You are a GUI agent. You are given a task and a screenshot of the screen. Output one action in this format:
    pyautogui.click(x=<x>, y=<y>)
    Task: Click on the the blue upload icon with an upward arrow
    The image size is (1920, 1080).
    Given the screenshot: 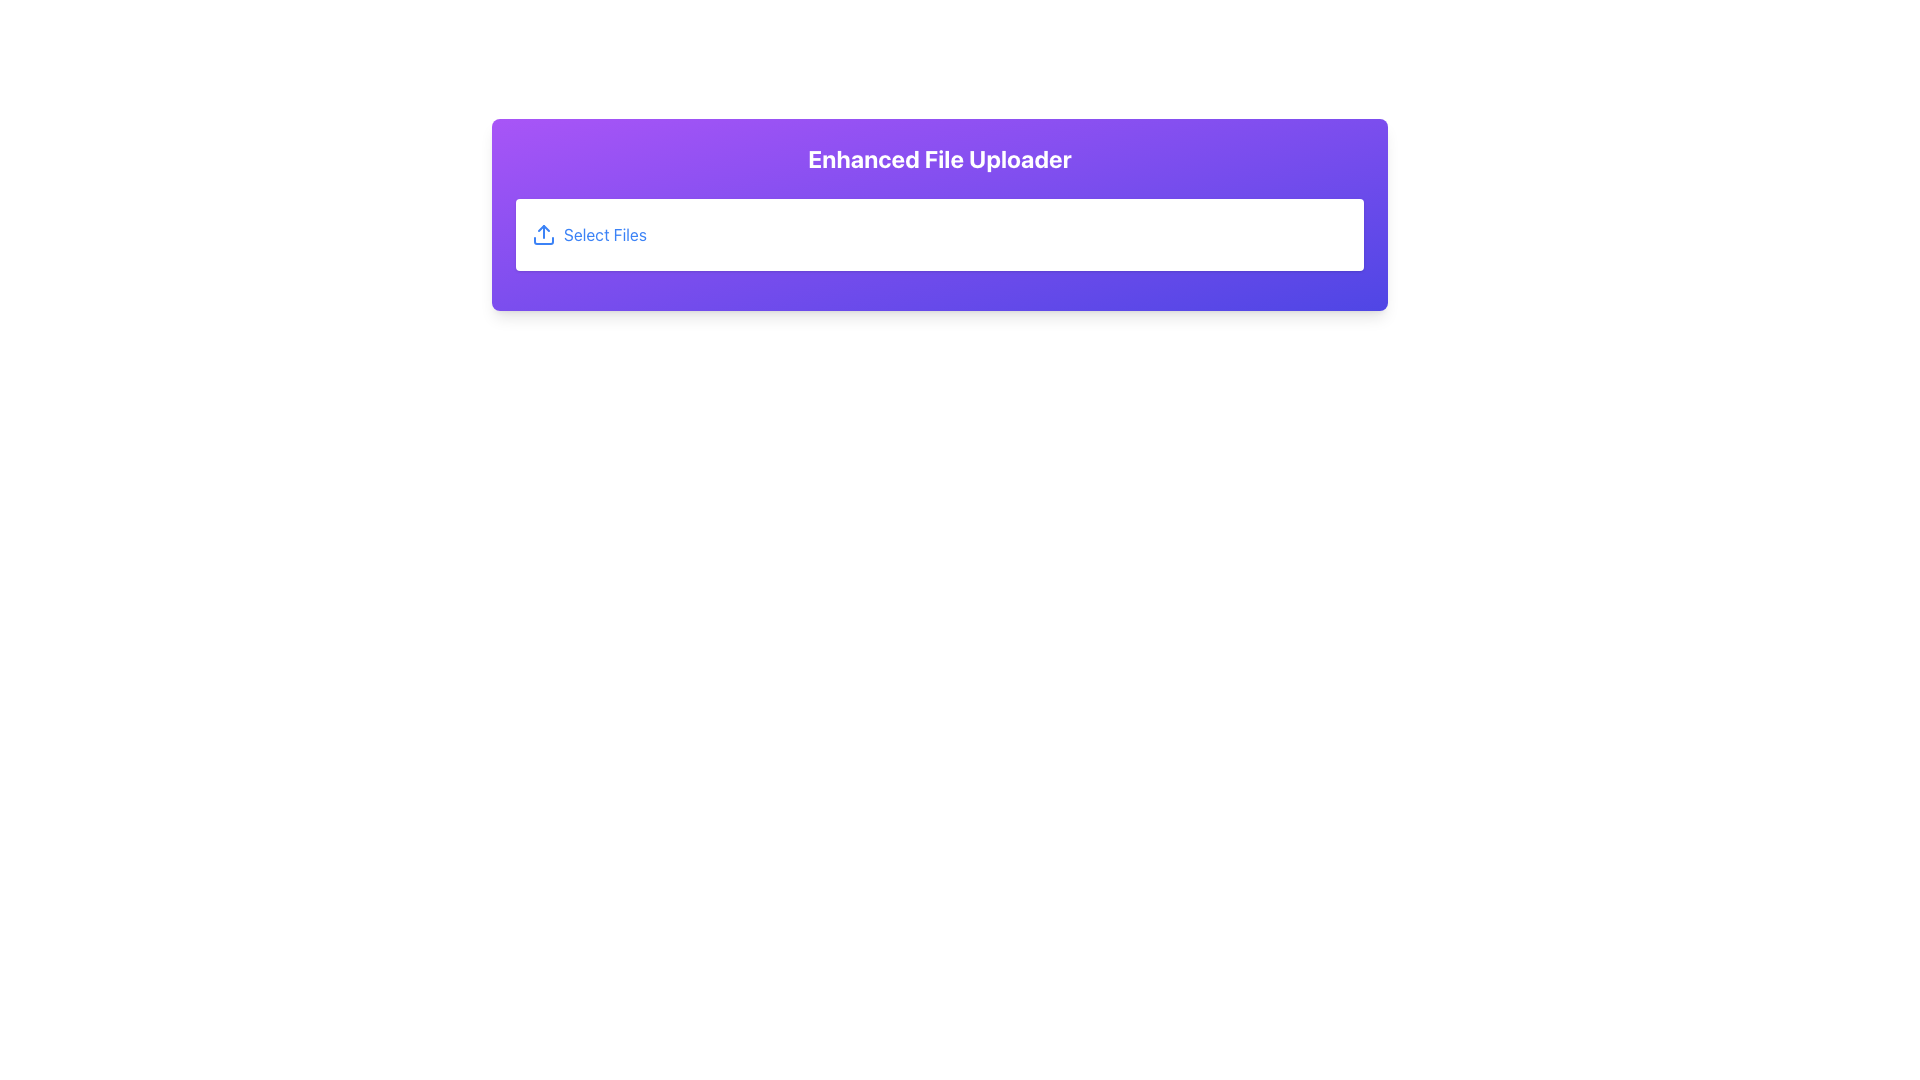 What is the action you would take?
    pyautogui.click(x=543, y=234)
    